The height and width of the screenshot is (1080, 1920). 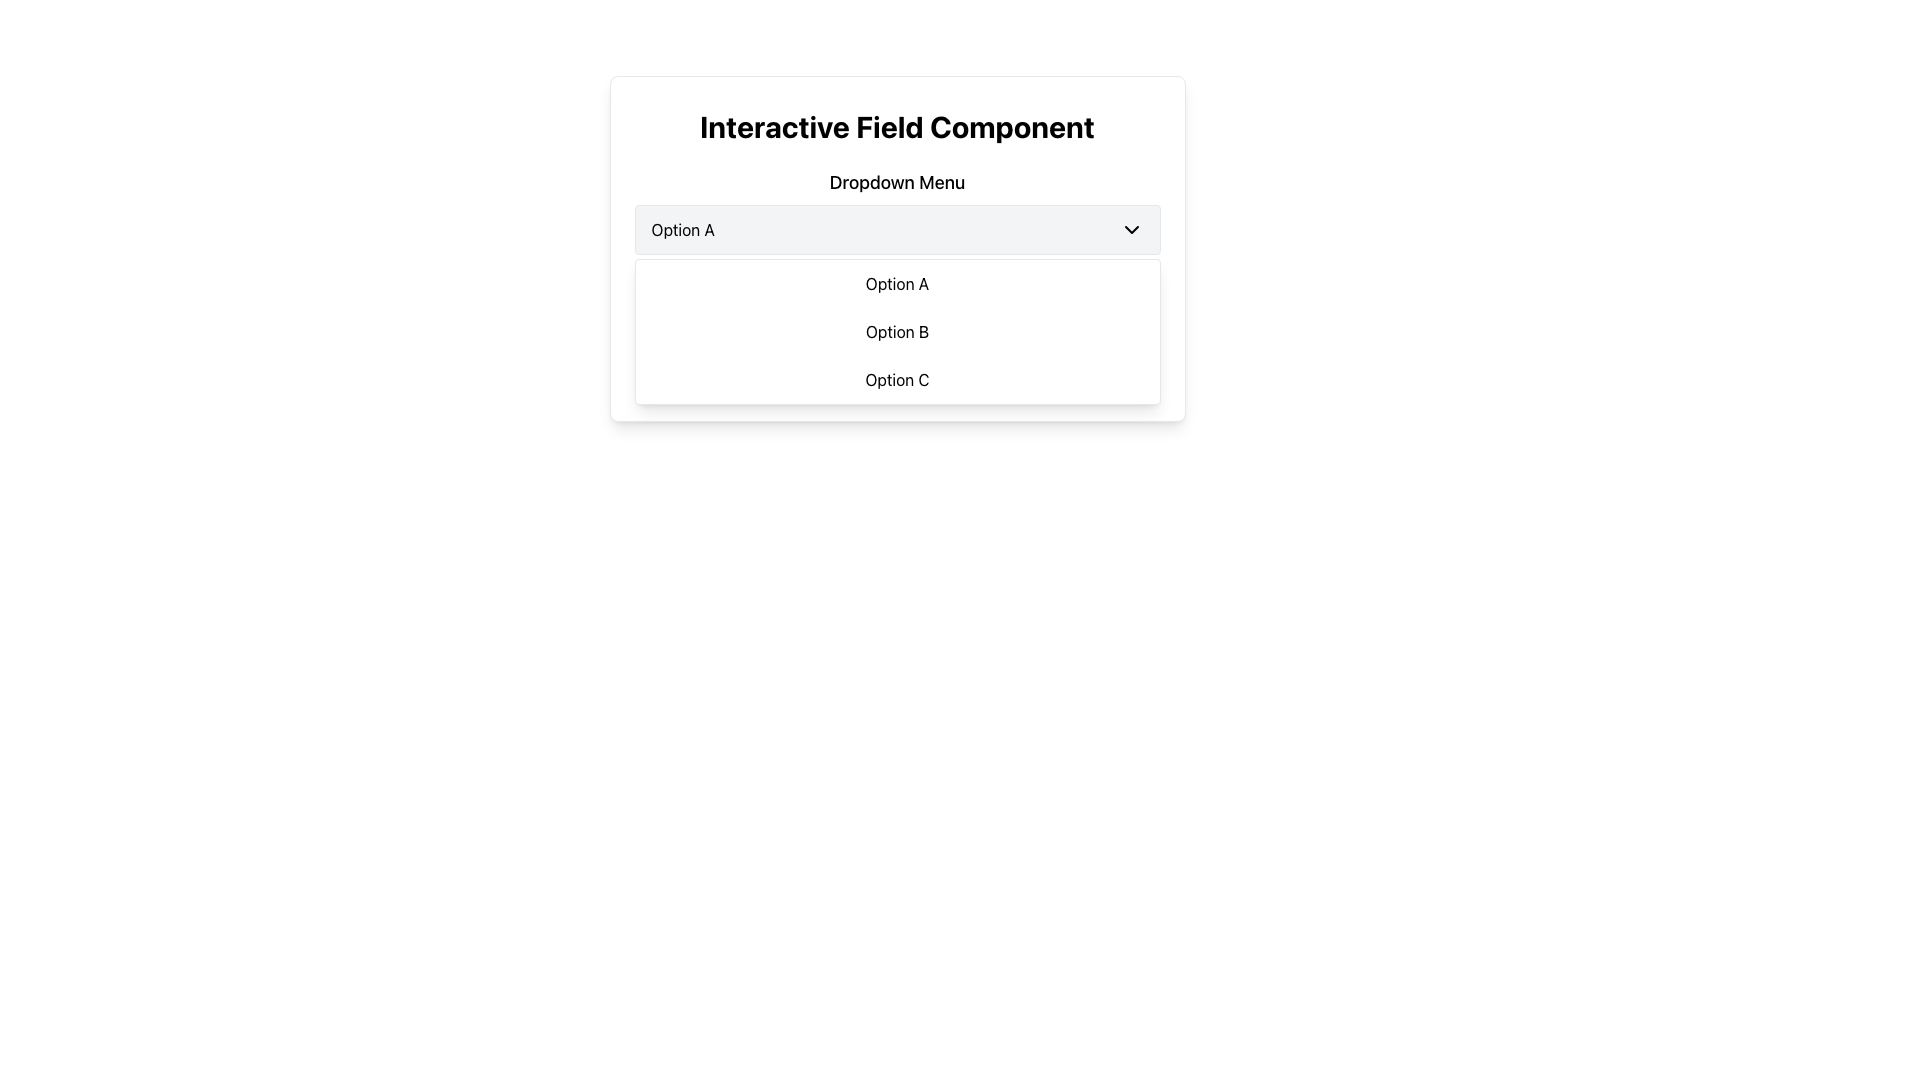 I want to click on the rectangular button labeled 'Option C' in the dropdown menu, so click(x=896, y=380).